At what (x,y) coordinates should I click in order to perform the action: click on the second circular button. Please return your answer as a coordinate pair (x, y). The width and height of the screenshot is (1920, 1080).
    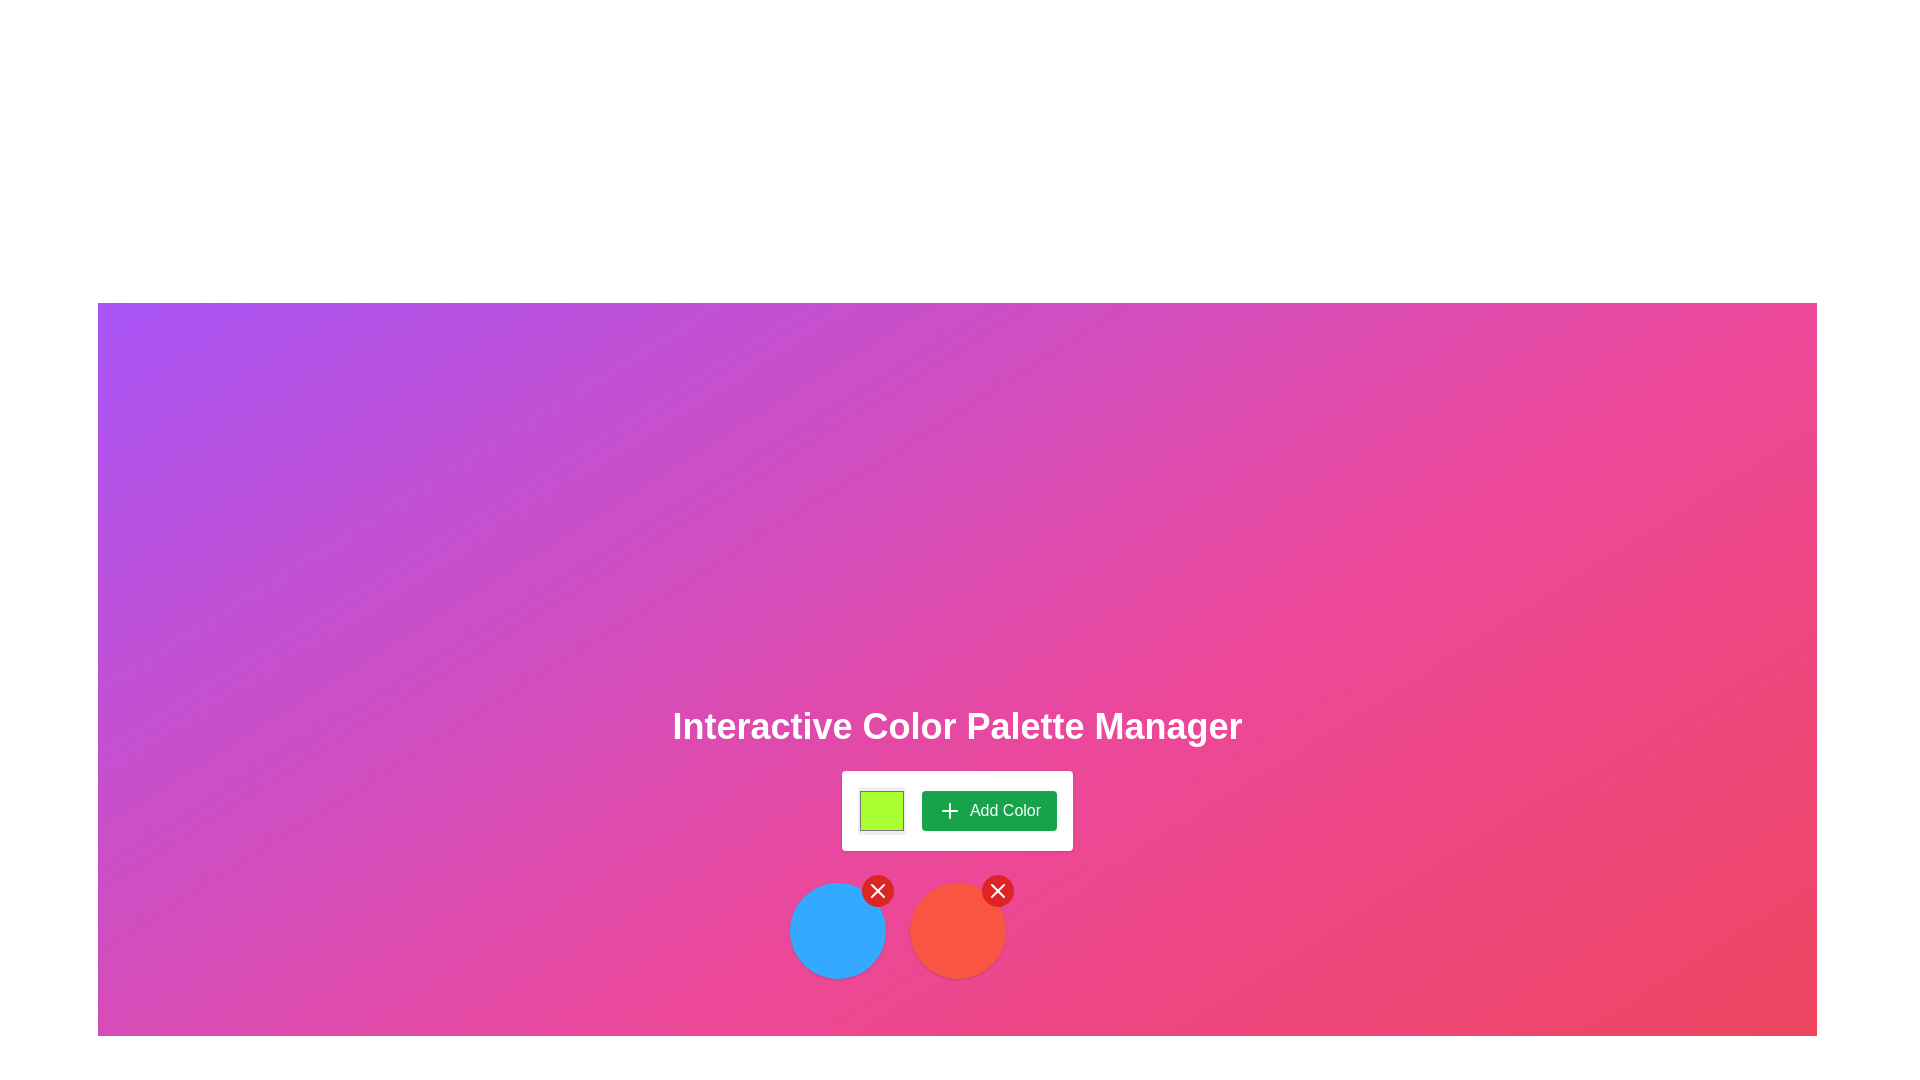
    Looking at the image, I should click on (956, 930).